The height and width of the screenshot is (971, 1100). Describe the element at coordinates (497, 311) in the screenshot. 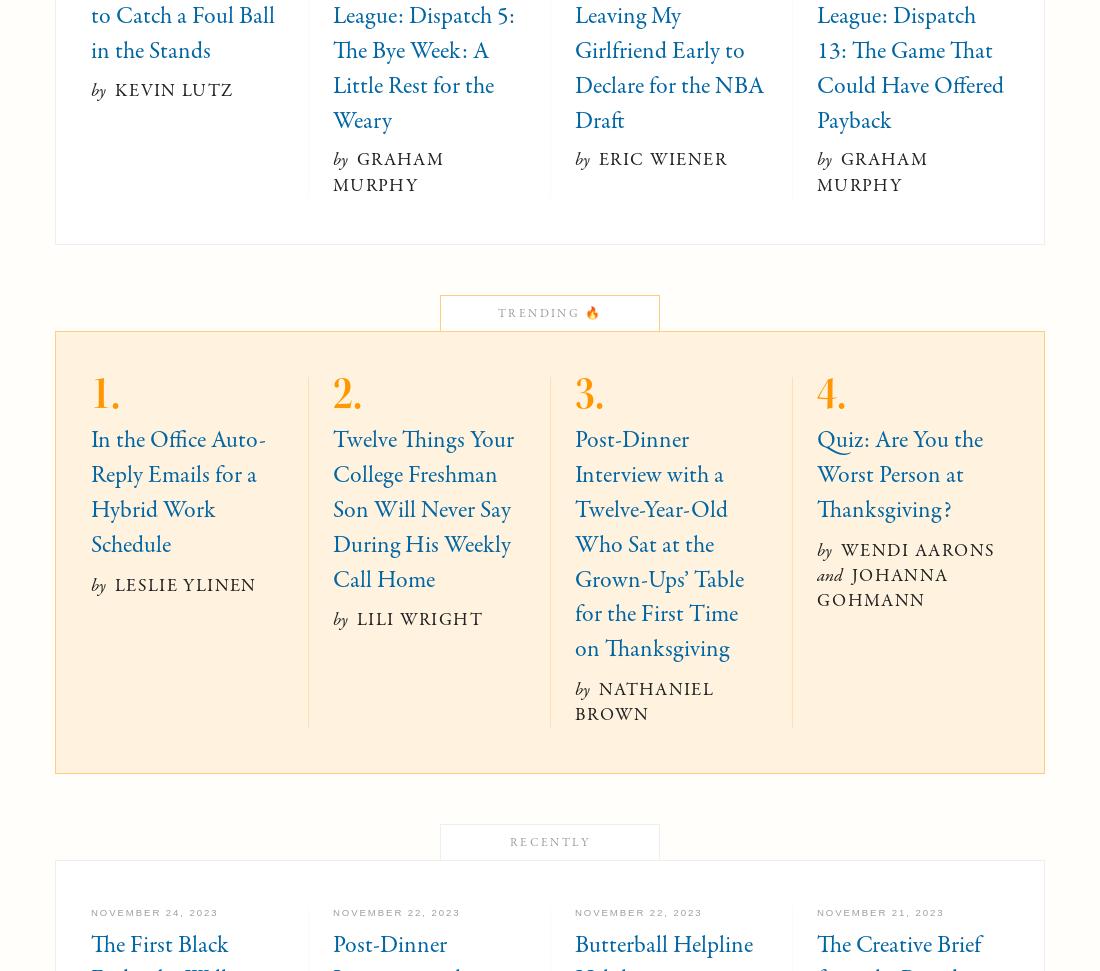

I see `'Trending 🔥'` at that location.